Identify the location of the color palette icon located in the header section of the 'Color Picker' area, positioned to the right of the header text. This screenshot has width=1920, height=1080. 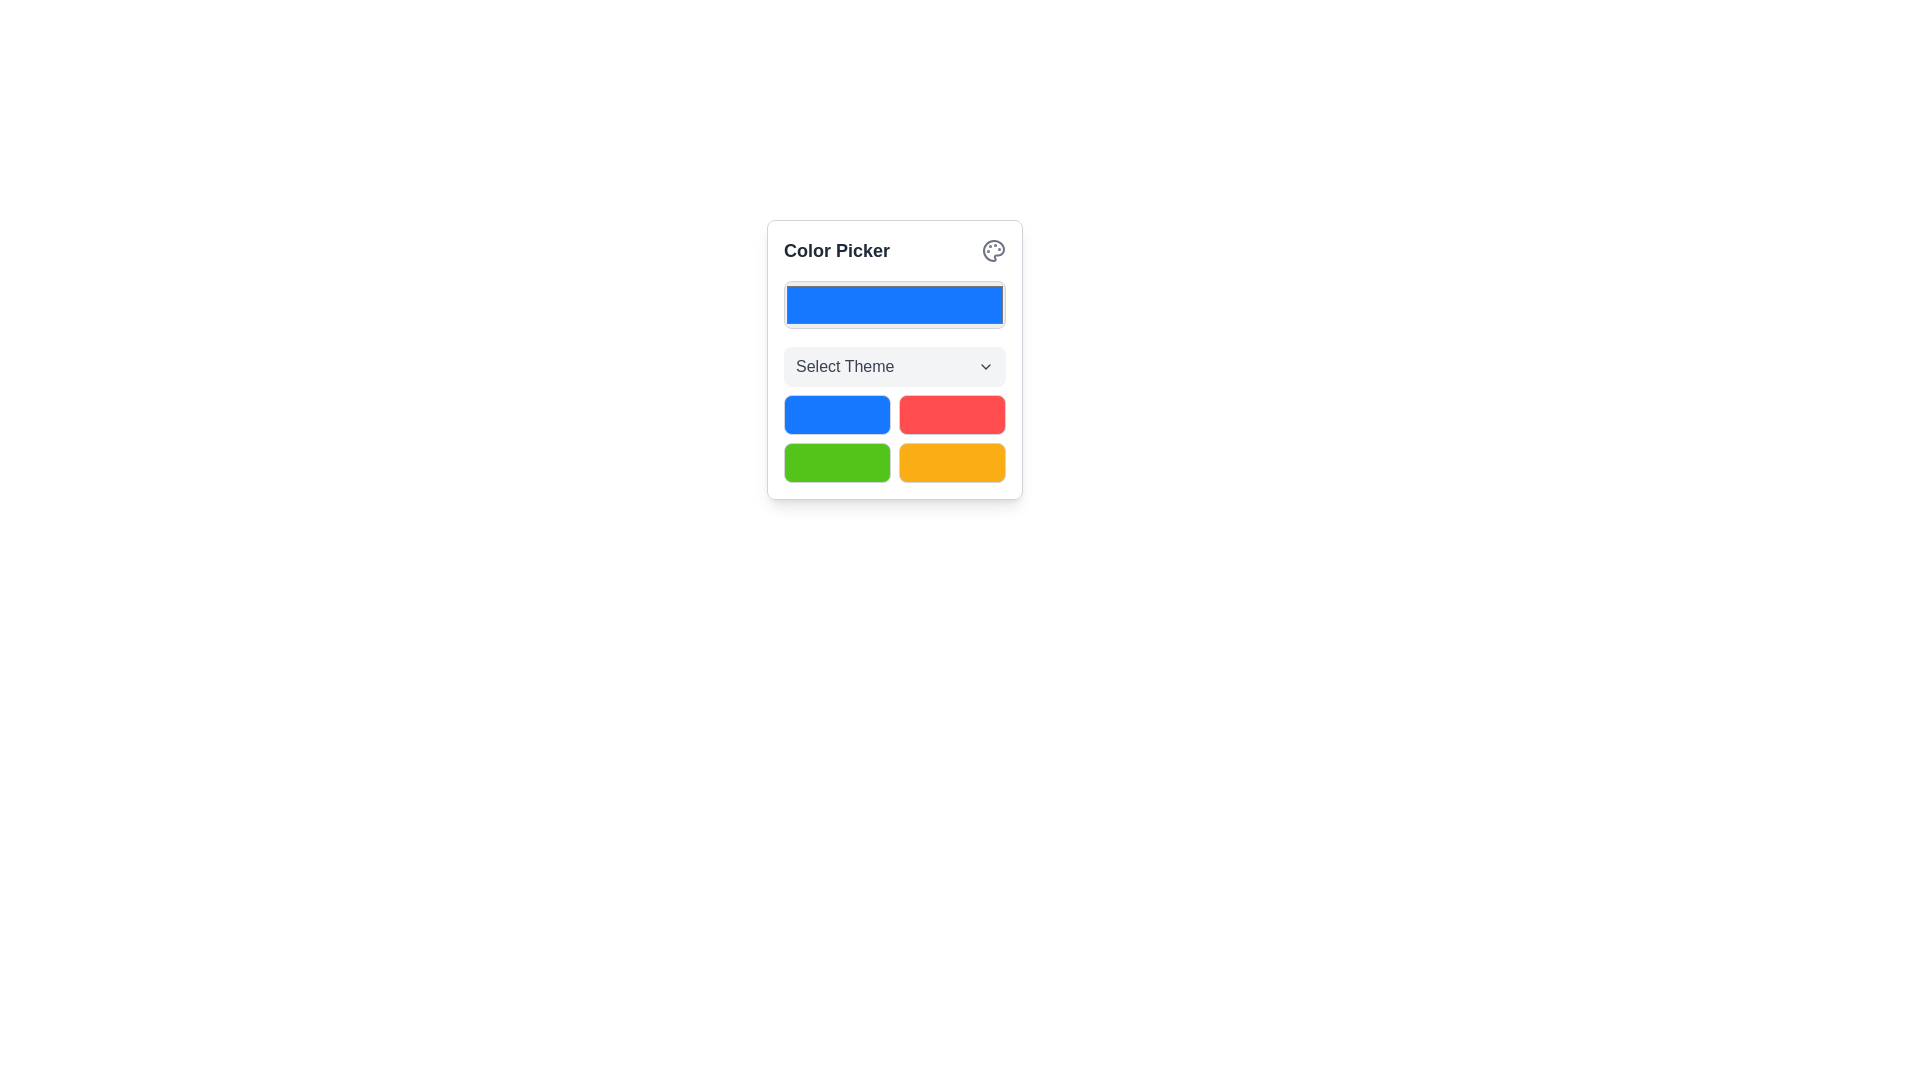
(993, 249).